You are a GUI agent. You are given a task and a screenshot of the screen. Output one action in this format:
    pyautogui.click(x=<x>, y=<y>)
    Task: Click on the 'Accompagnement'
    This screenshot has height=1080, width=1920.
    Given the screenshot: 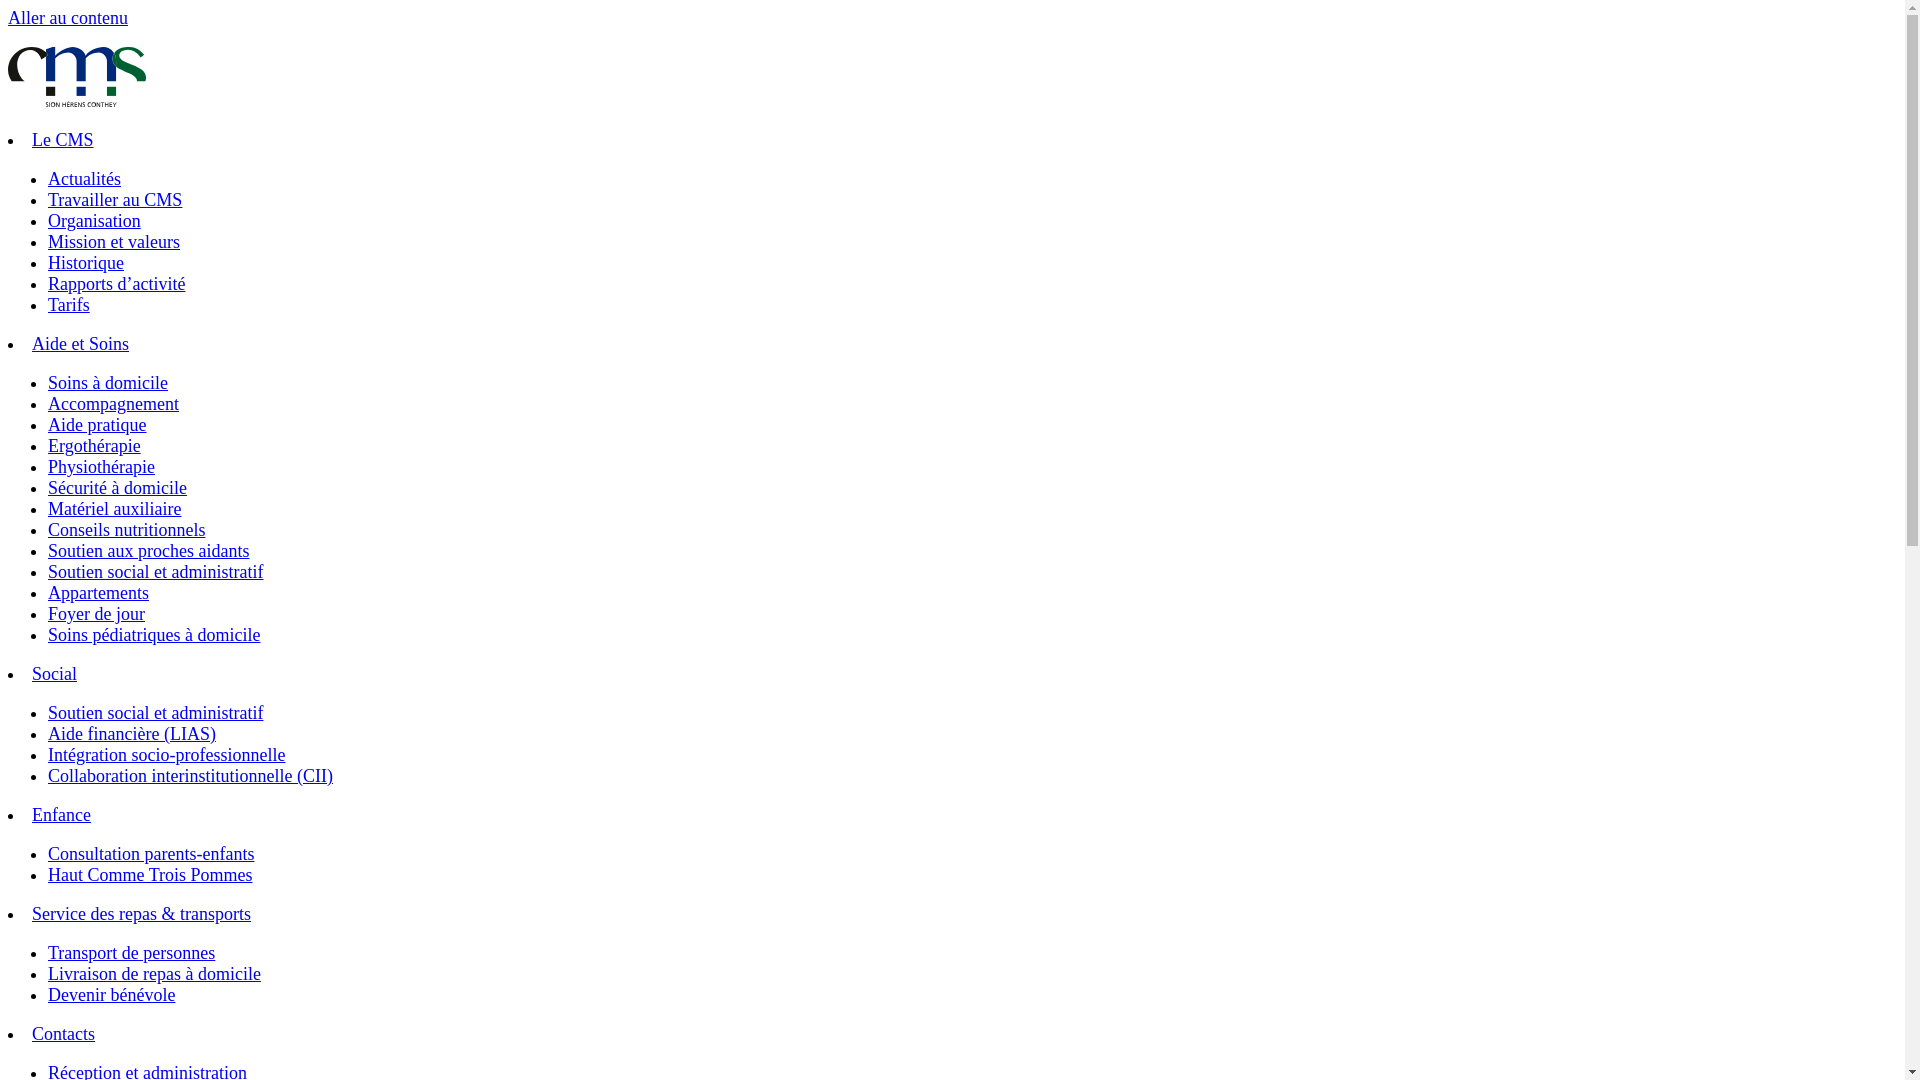 What is the action you would take?
    pyautogui.click(x=48, y=404)
    